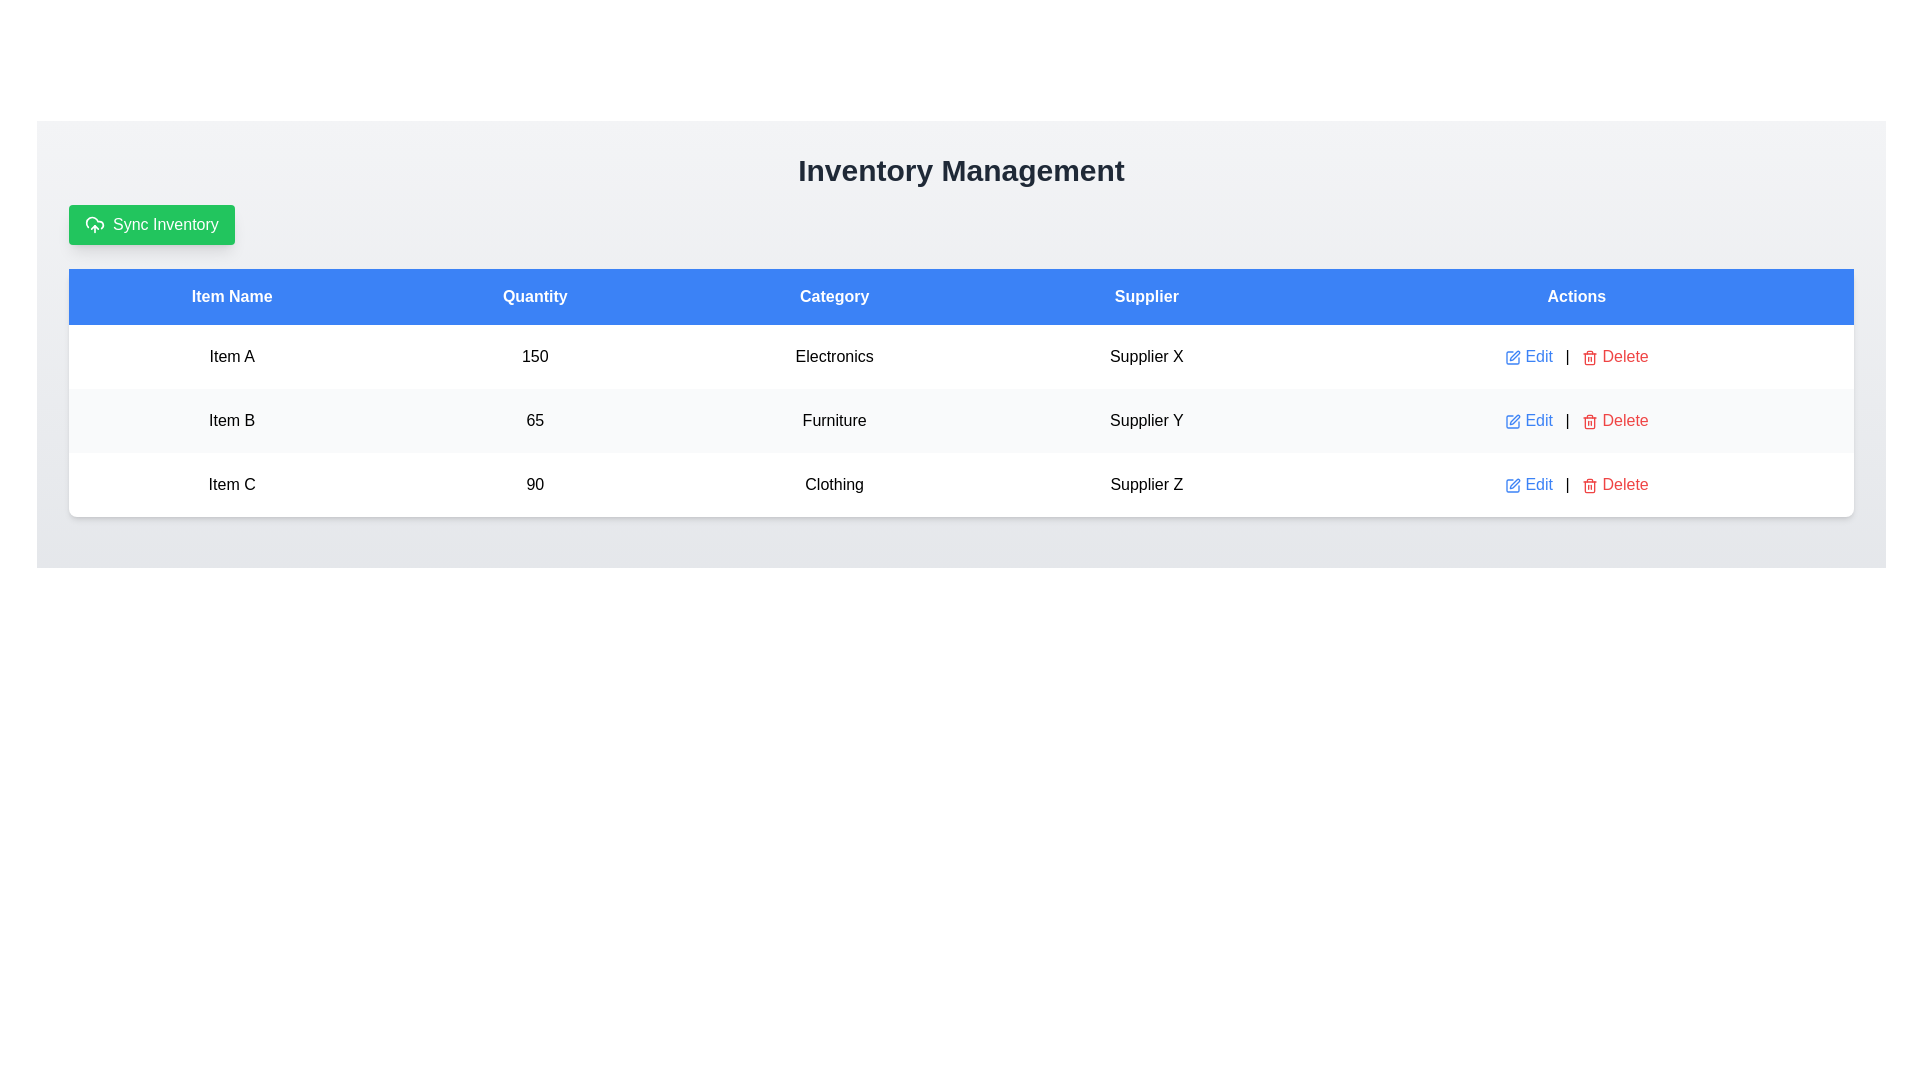 This screenshot has height=1080, width=1920. What do you see at coordinates (94, 224) in the screenshot?
I see `the cloud upload icon located within the green 'Sync Inventory' button, positioned on the left side of the button's text` at bounding box center [94, 224].